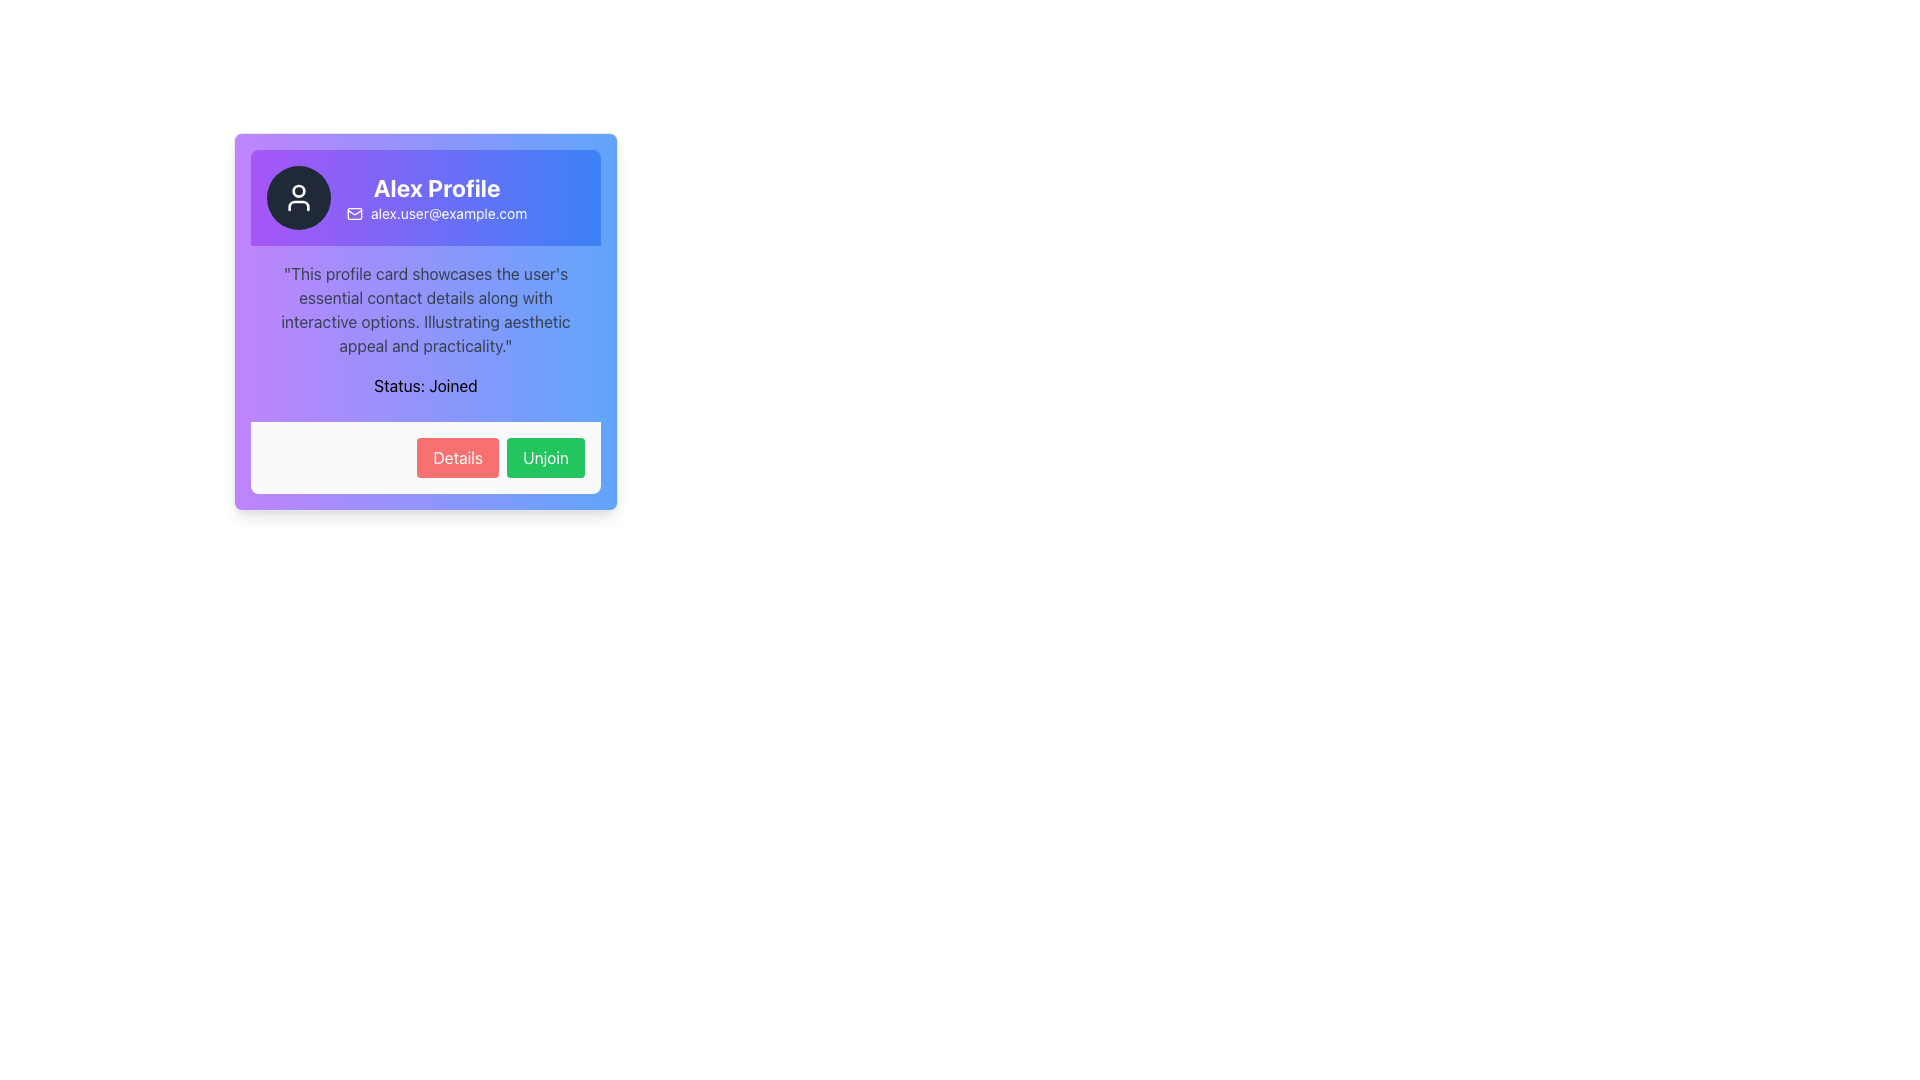 Image resolution: width=1920 pixels, height=1080 pixels. What do you see at coordinates (425, 385) in the screenshot?
I see `the status indicator text label that displays 'Joined', located centrally within the card structure beneath a descriptive paragraph` at bounding box center [425, 385].